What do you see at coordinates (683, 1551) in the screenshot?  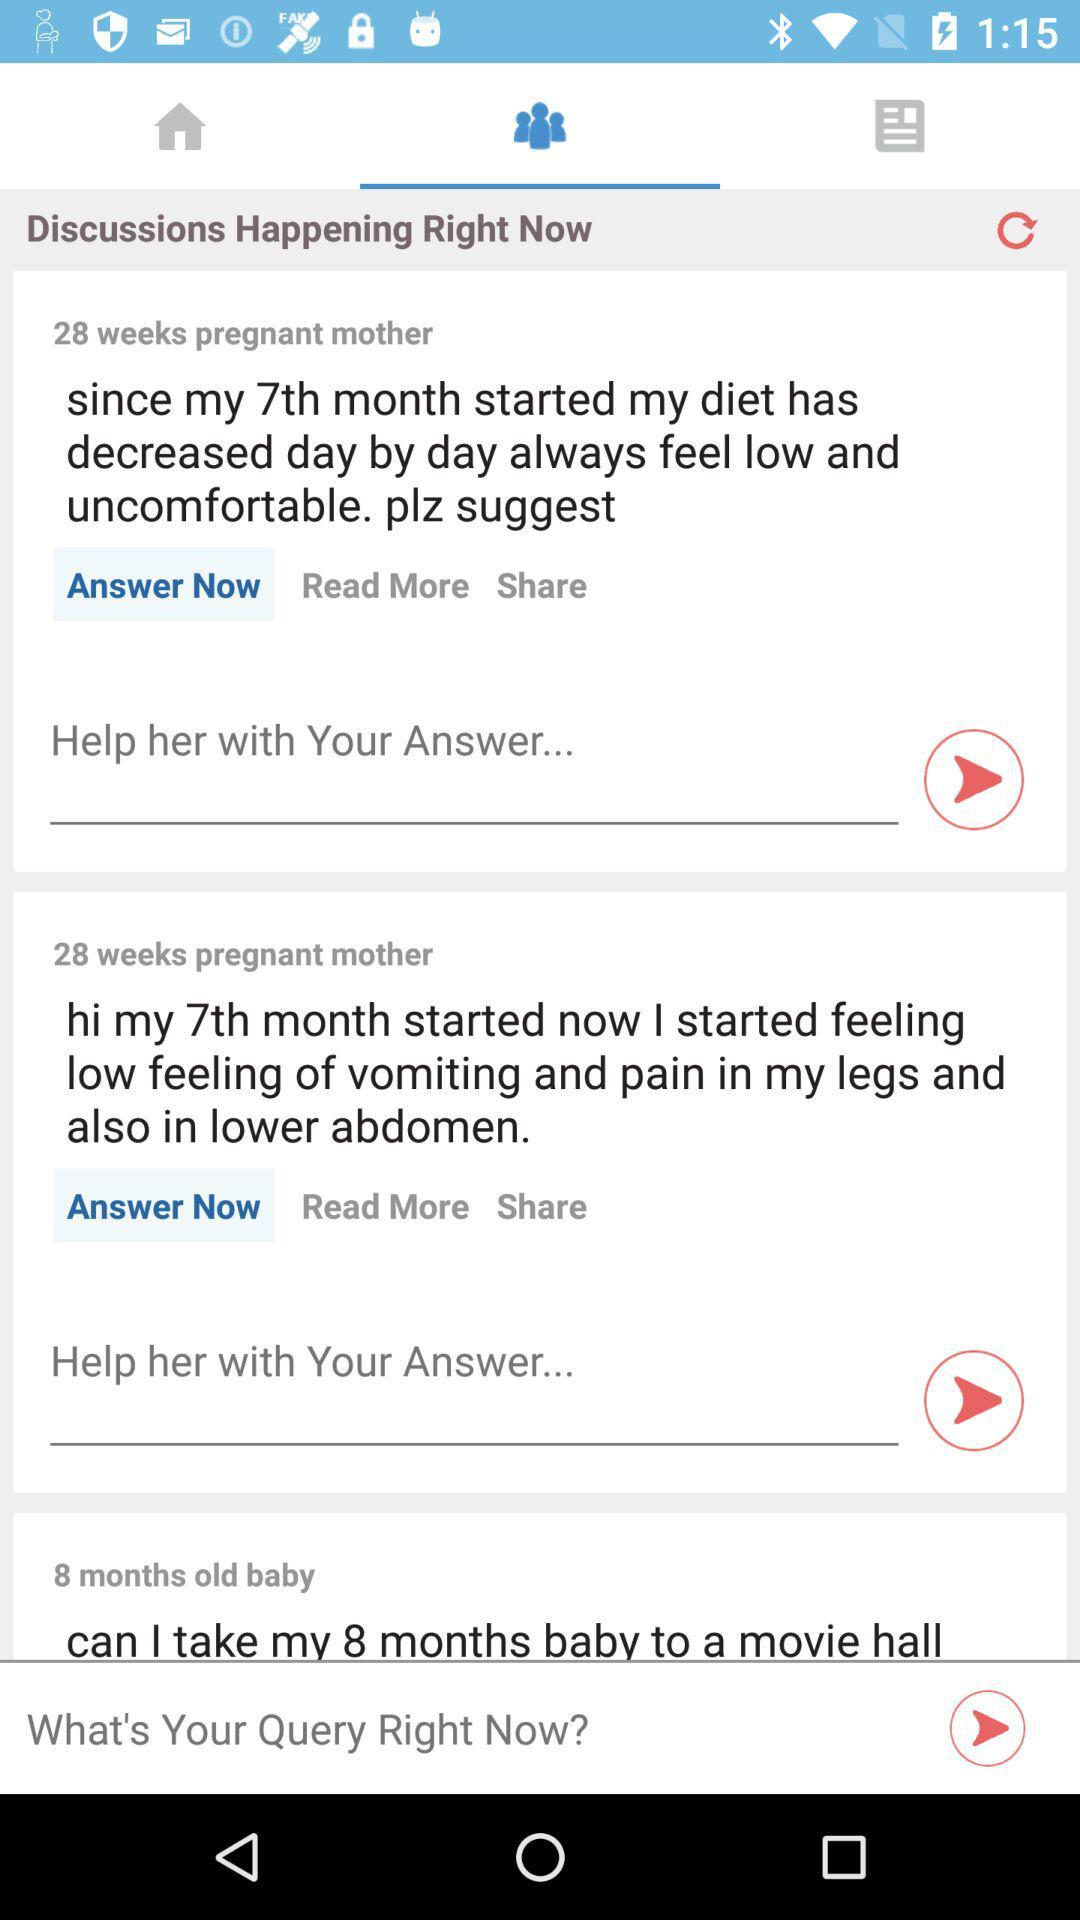 I see `icon next to the 8 months old icon` at bounding box center [683, 1551].